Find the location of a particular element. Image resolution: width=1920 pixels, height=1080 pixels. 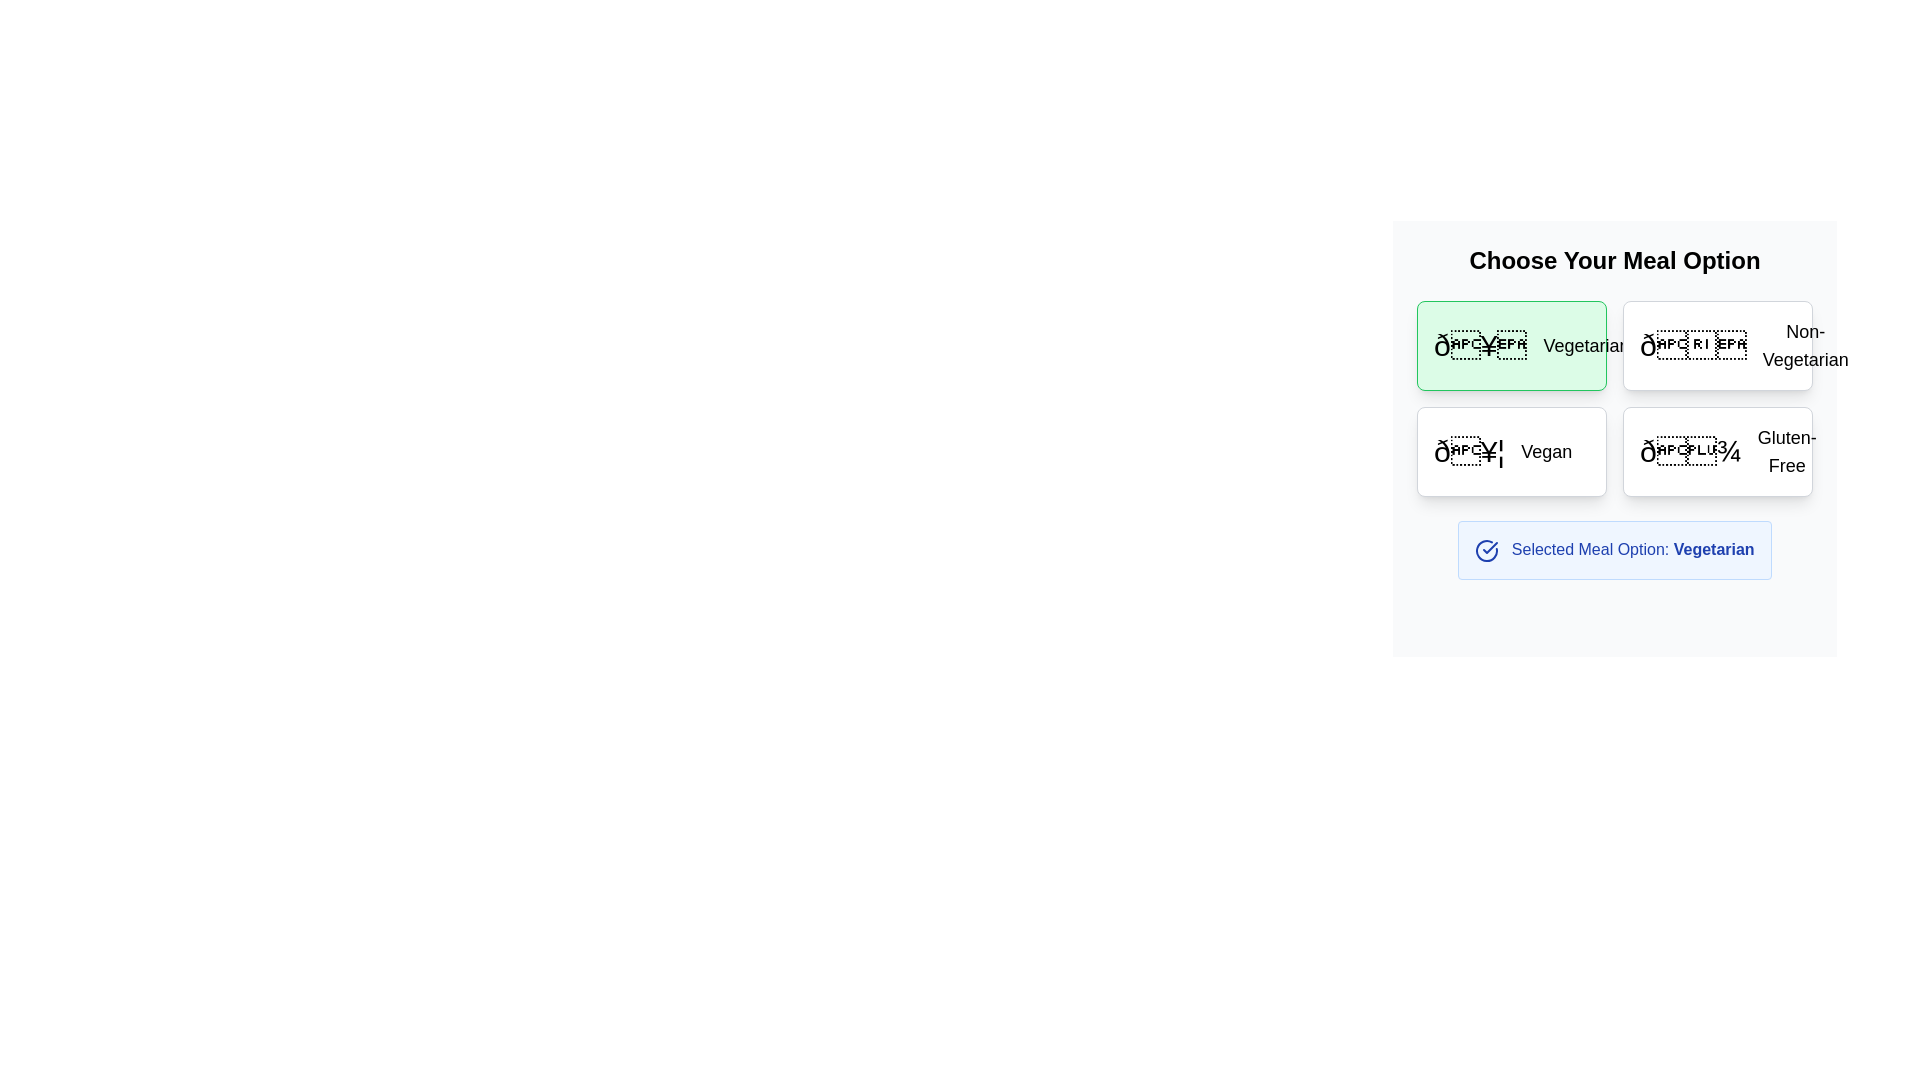

text label 'Vegetarian' located in the 'Selected Meal Option' section, which features a blue font and is positioned below the grid of meal options is located at coordinates (1713, 549).